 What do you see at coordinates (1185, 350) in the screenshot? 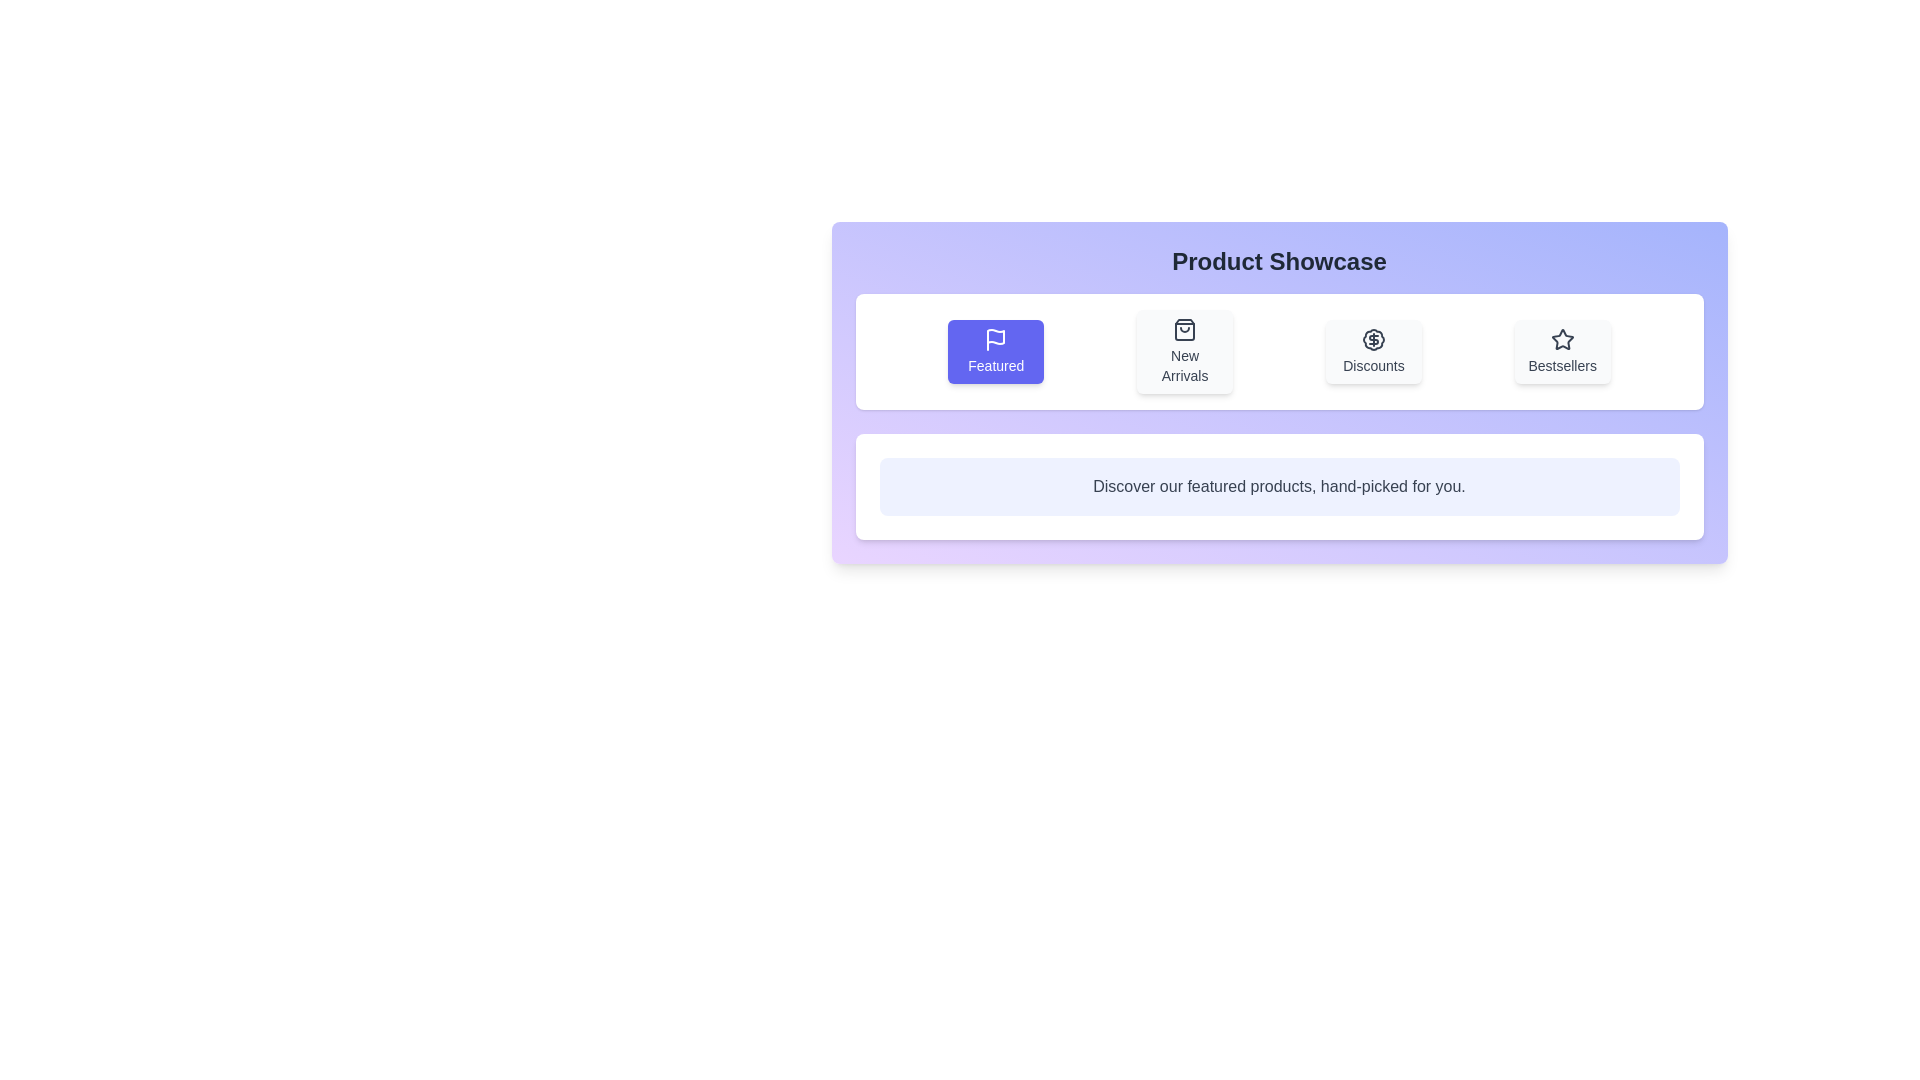
I see `the 'New Arrivals' button, which is the second button from the left in a group of four buttons, located to the right of the 'Featured' button and to the left of the 'Discounts' button, for preview effects` at bounding box center [1185, 350].